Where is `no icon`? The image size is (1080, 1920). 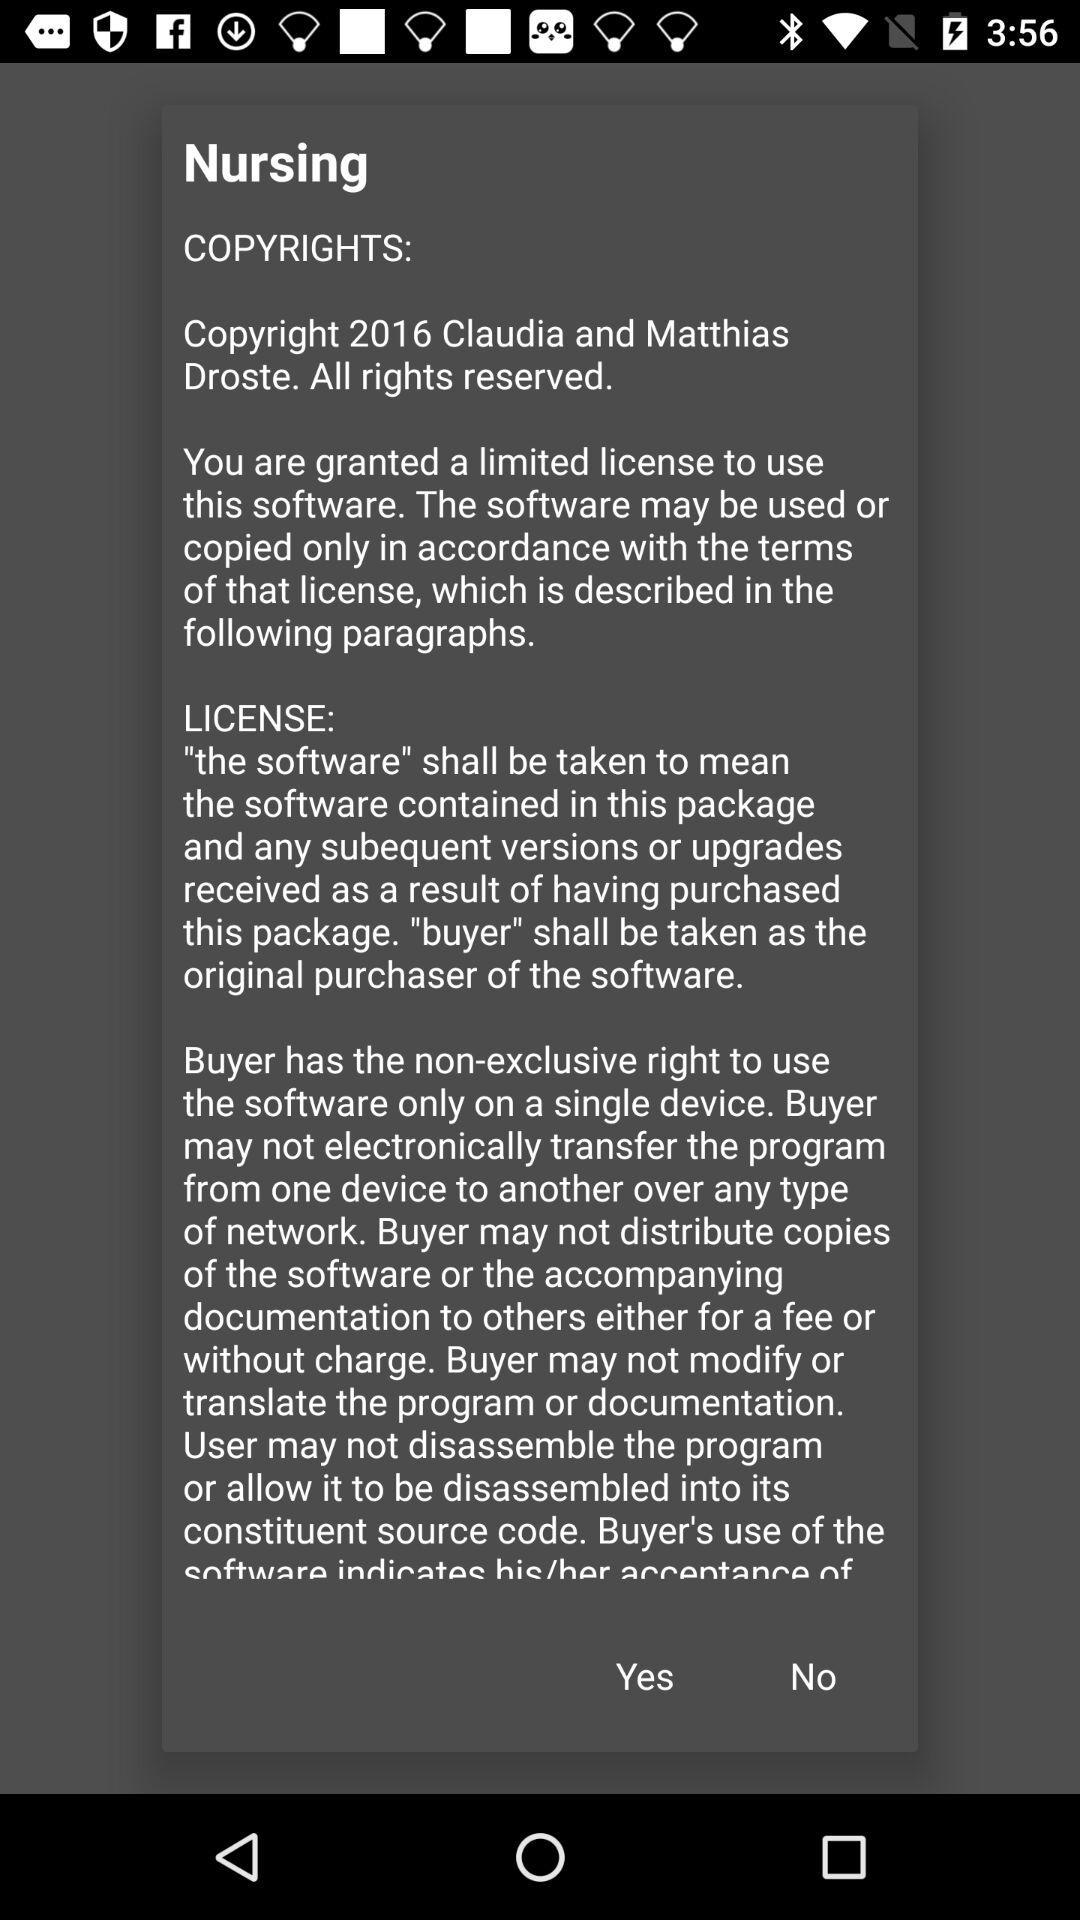
no icon is located at coordinates (813, 1675).